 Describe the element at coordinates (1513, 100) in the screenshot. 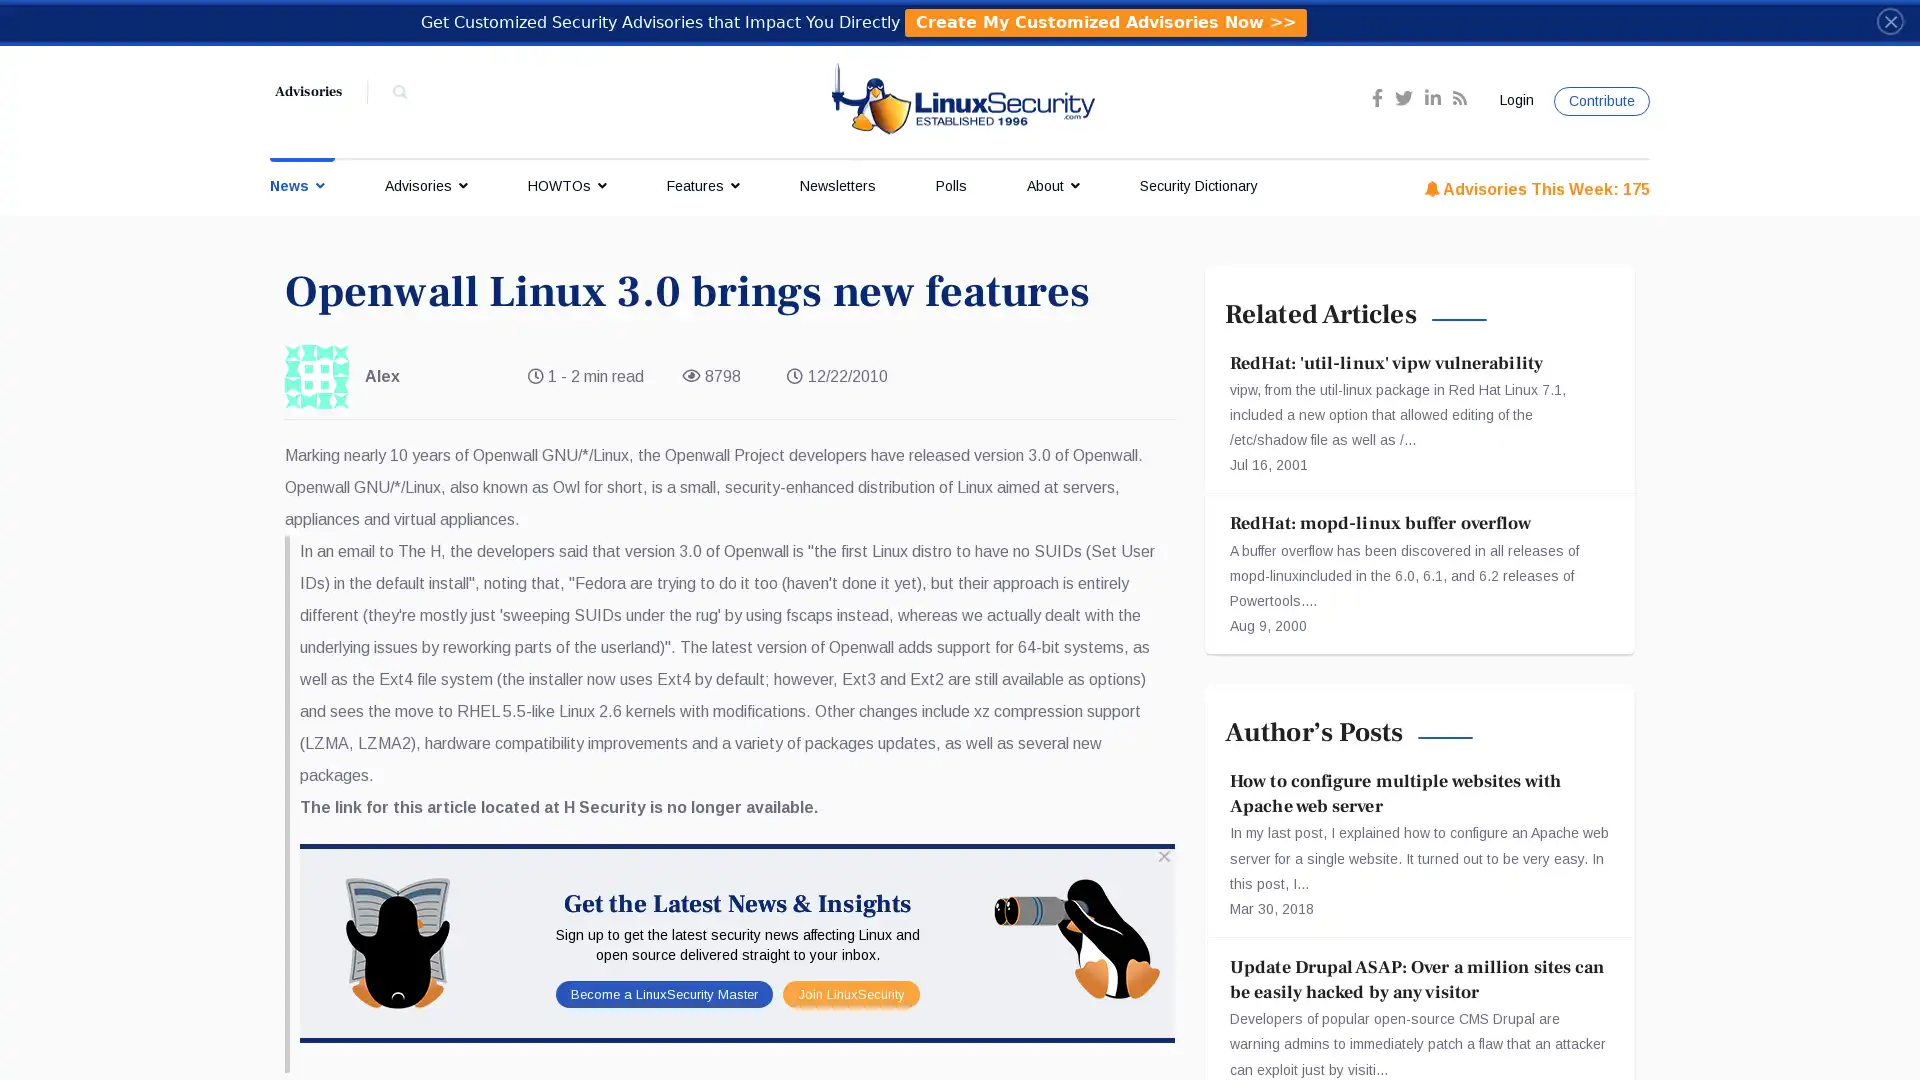

I see `Login` at that location.